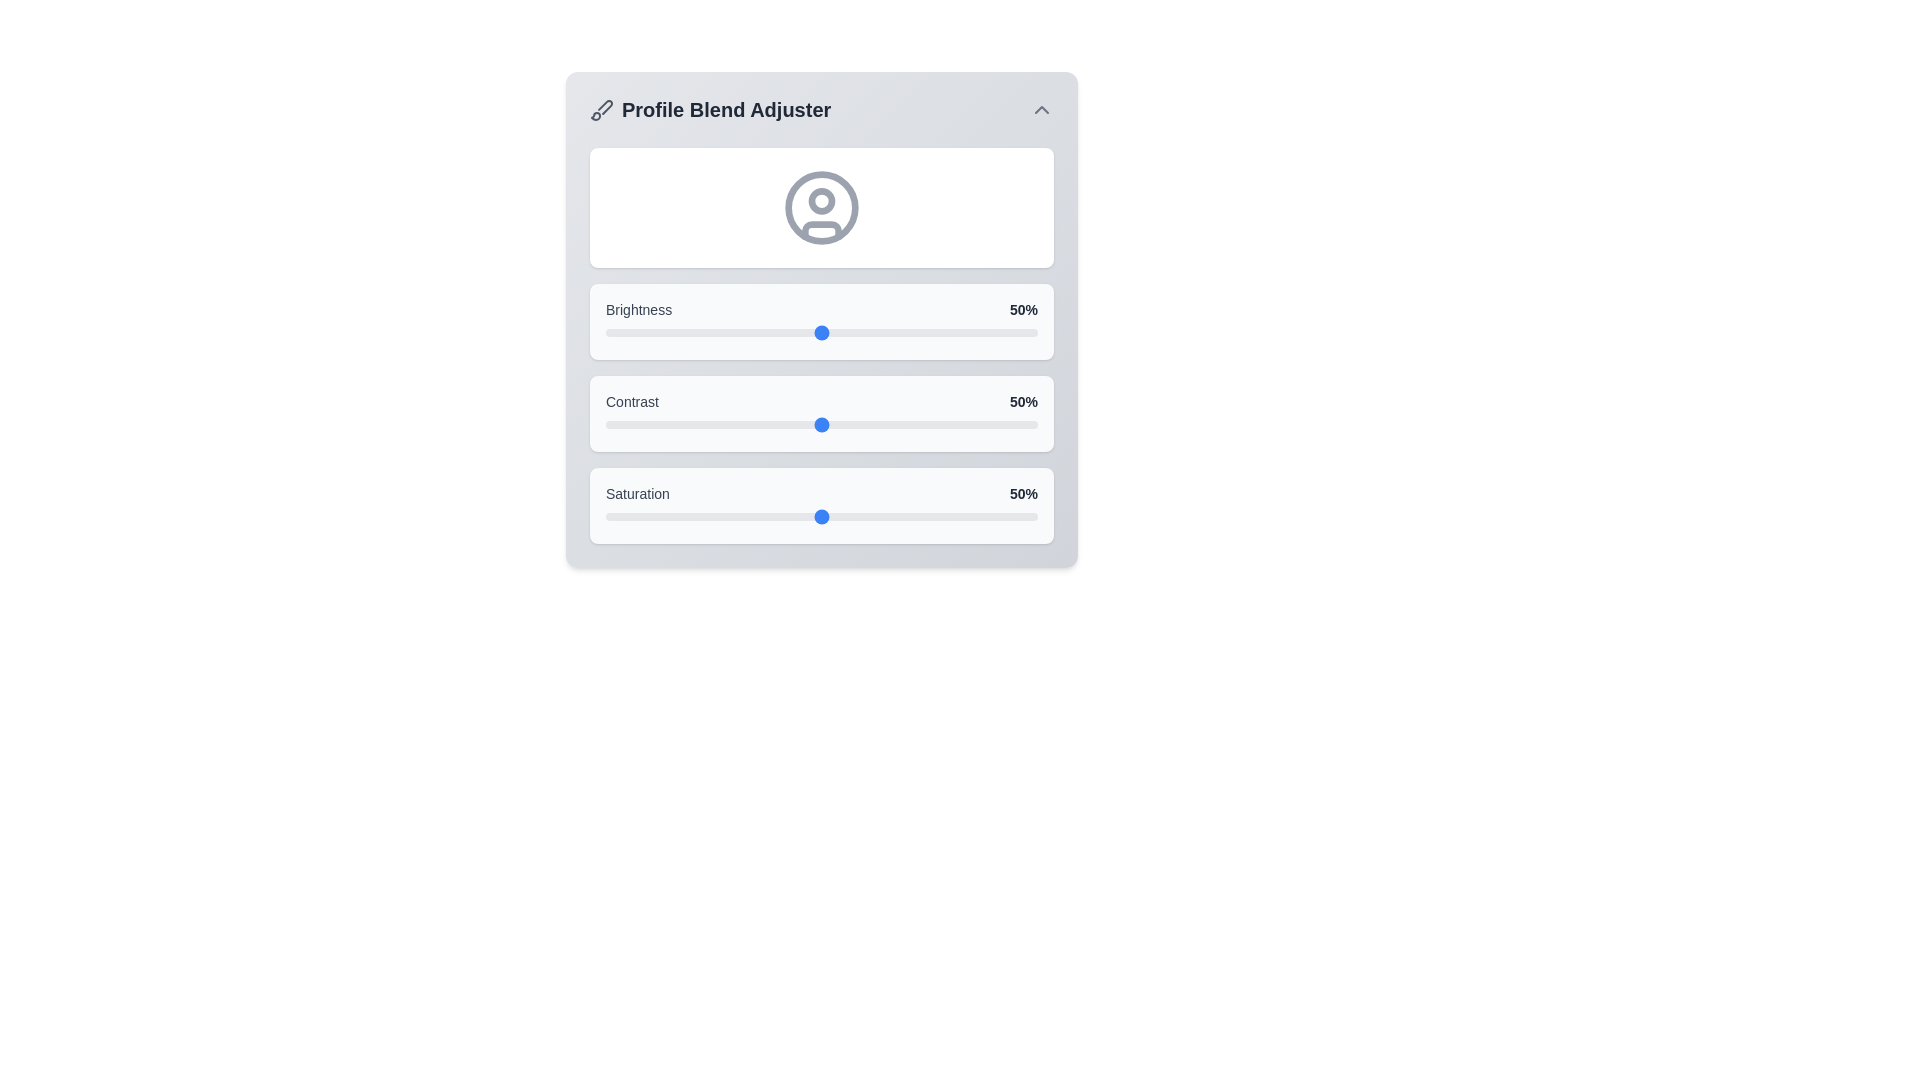 This screenshot has width=1920, height=1080. What do you see at coordinates (821, 208) in the screenshot?
I see `the circular user profile icon with a gray border, located at the top-center of the 'Profile Blend Adjuster' panel` at bounding box center [821, 208].